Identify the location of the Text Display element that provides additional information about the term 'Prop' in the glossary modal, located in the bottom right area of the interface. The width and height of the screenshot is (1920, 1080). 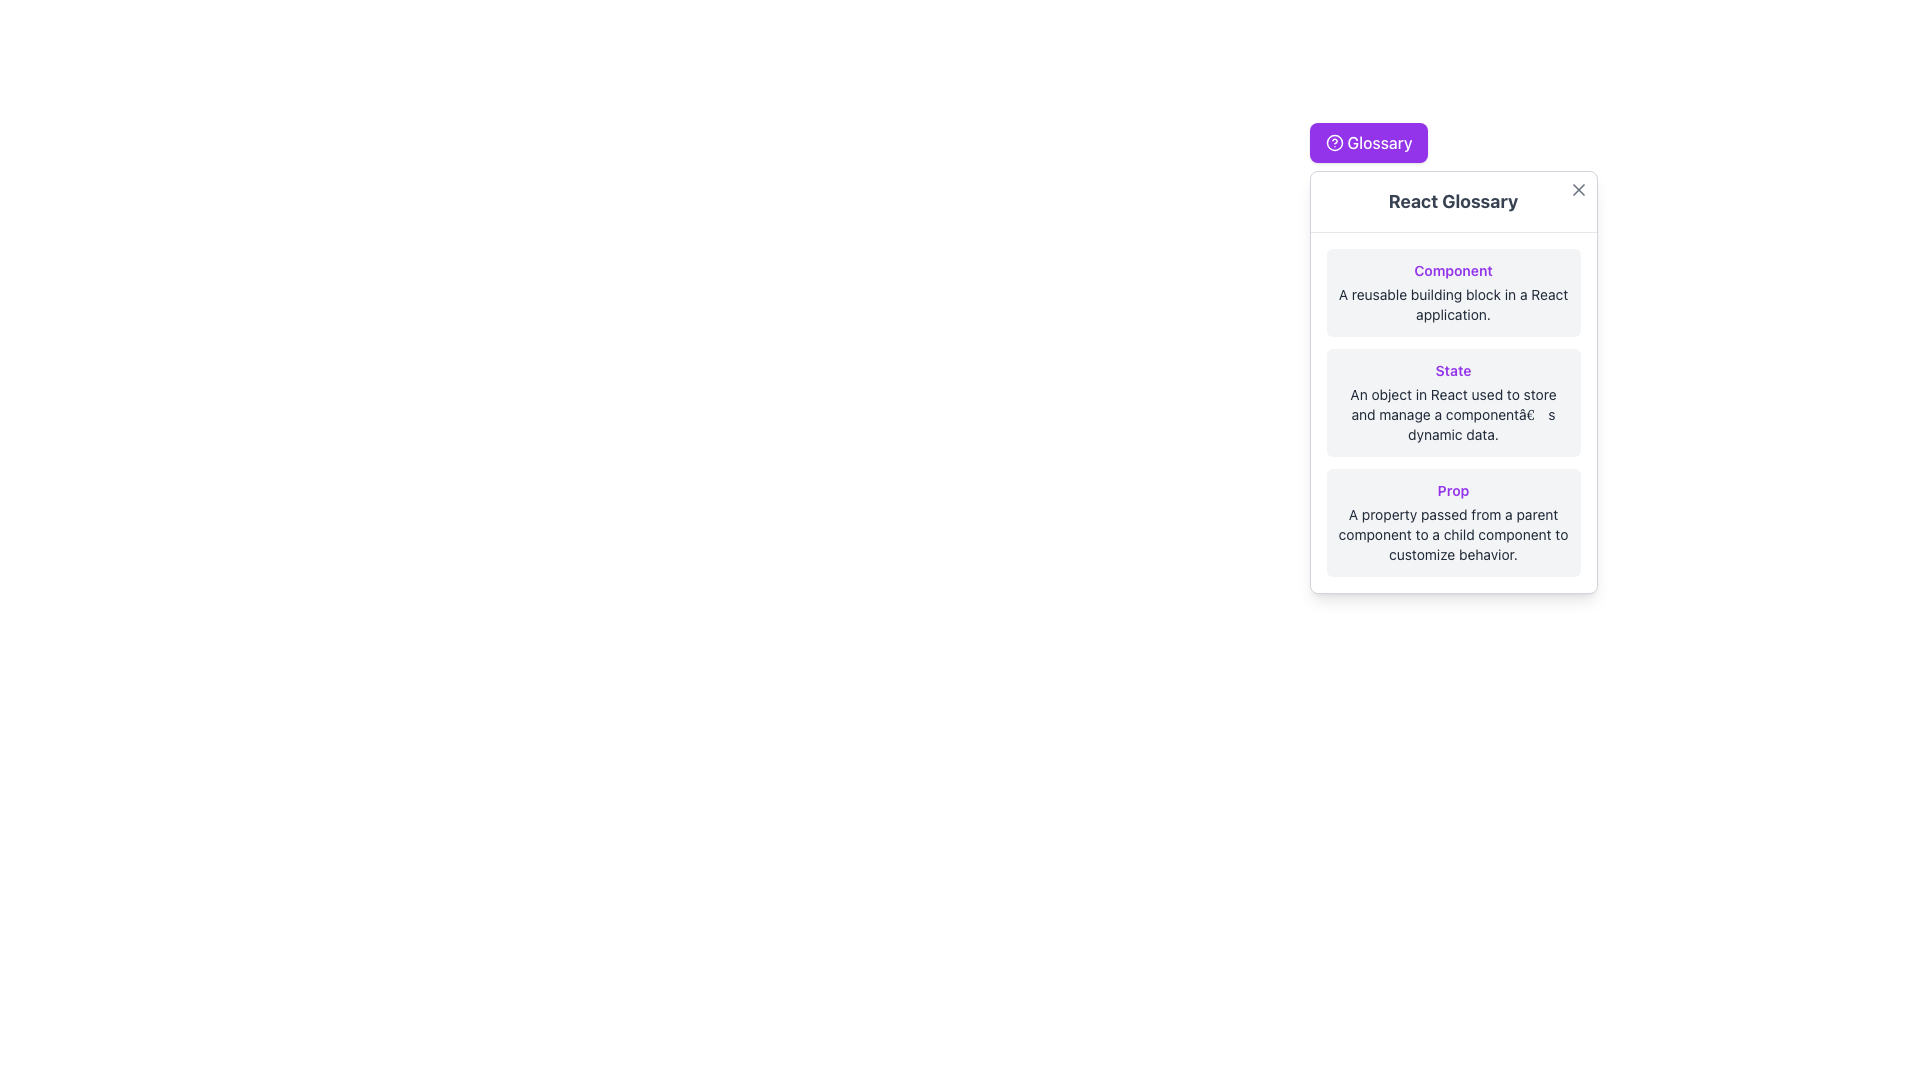
(1453, 534).